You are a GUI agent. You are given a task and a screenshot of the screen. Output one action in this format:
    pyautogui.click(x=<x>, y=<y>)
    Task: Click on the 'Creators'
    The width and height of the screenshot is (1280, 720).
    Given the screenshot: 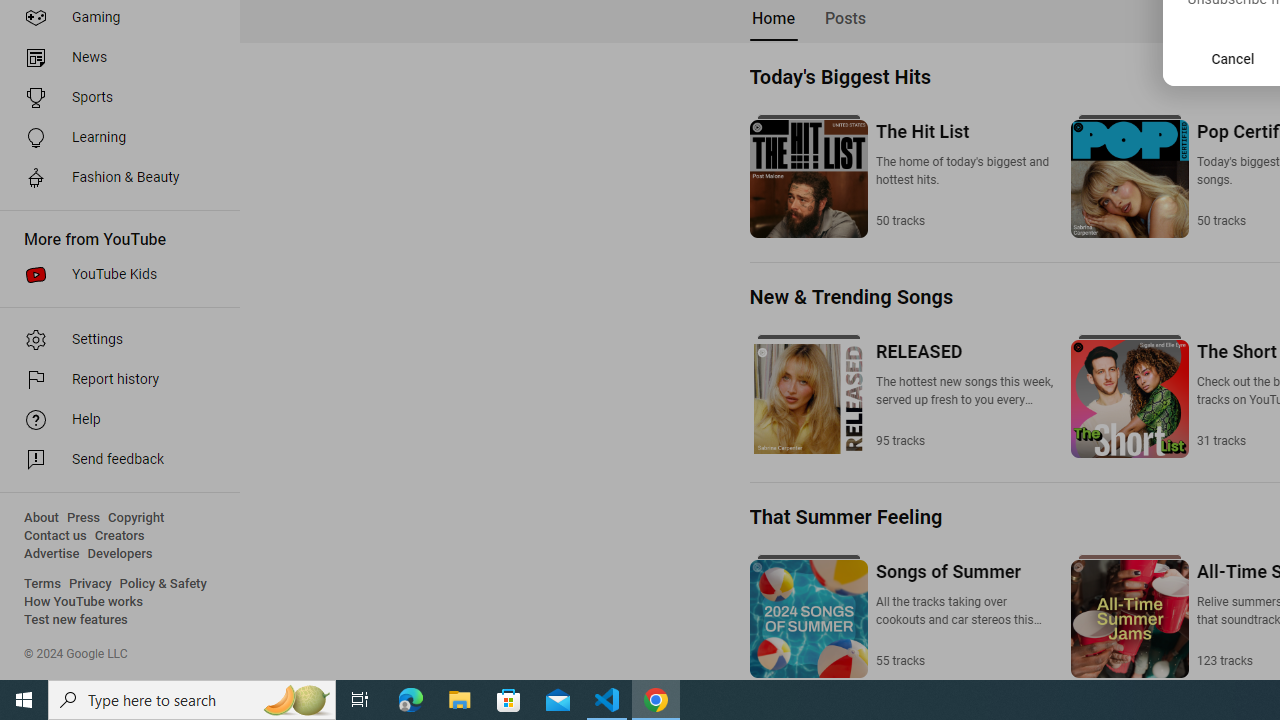 What is the action you would take?
    pyautogui.click(x=118, y=535)
    